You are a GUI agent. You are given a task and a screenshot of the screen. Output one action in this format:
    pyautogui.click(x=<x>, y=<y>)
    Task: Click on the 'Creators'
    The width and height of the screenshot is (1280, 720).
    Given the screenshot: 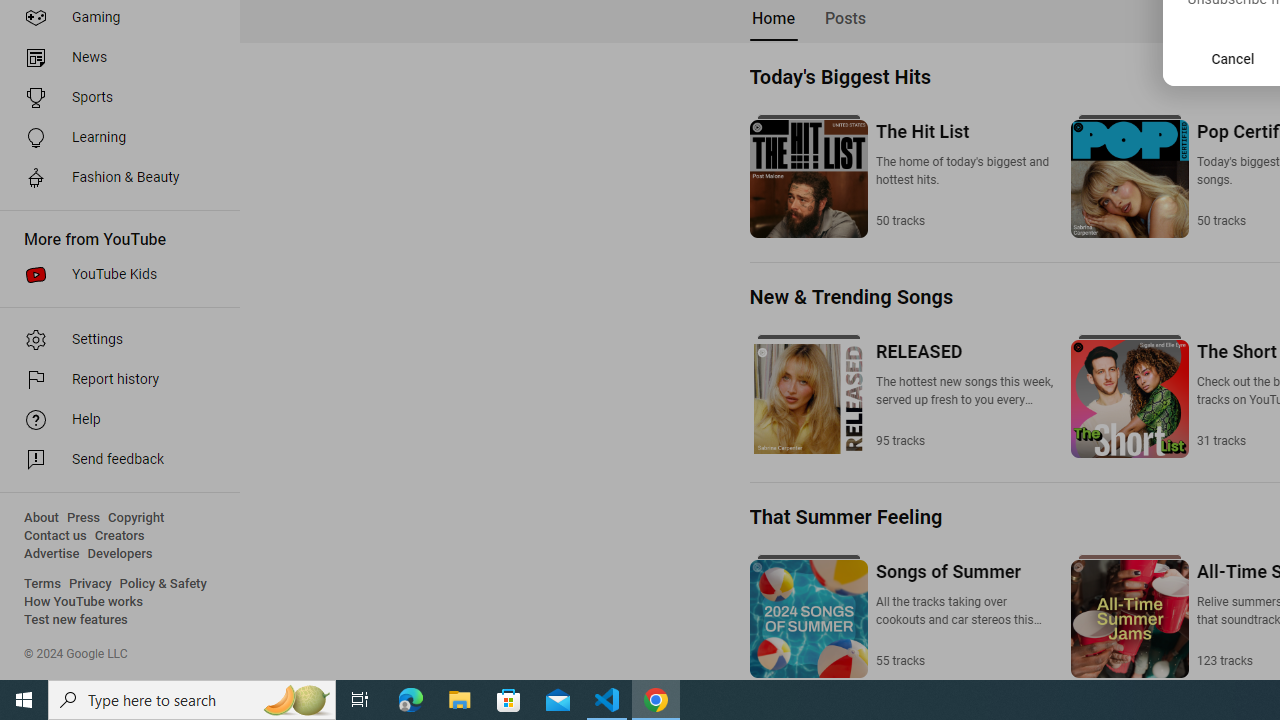 What is the action you would take?
    pyautogui.click(x=118, y=535)
    